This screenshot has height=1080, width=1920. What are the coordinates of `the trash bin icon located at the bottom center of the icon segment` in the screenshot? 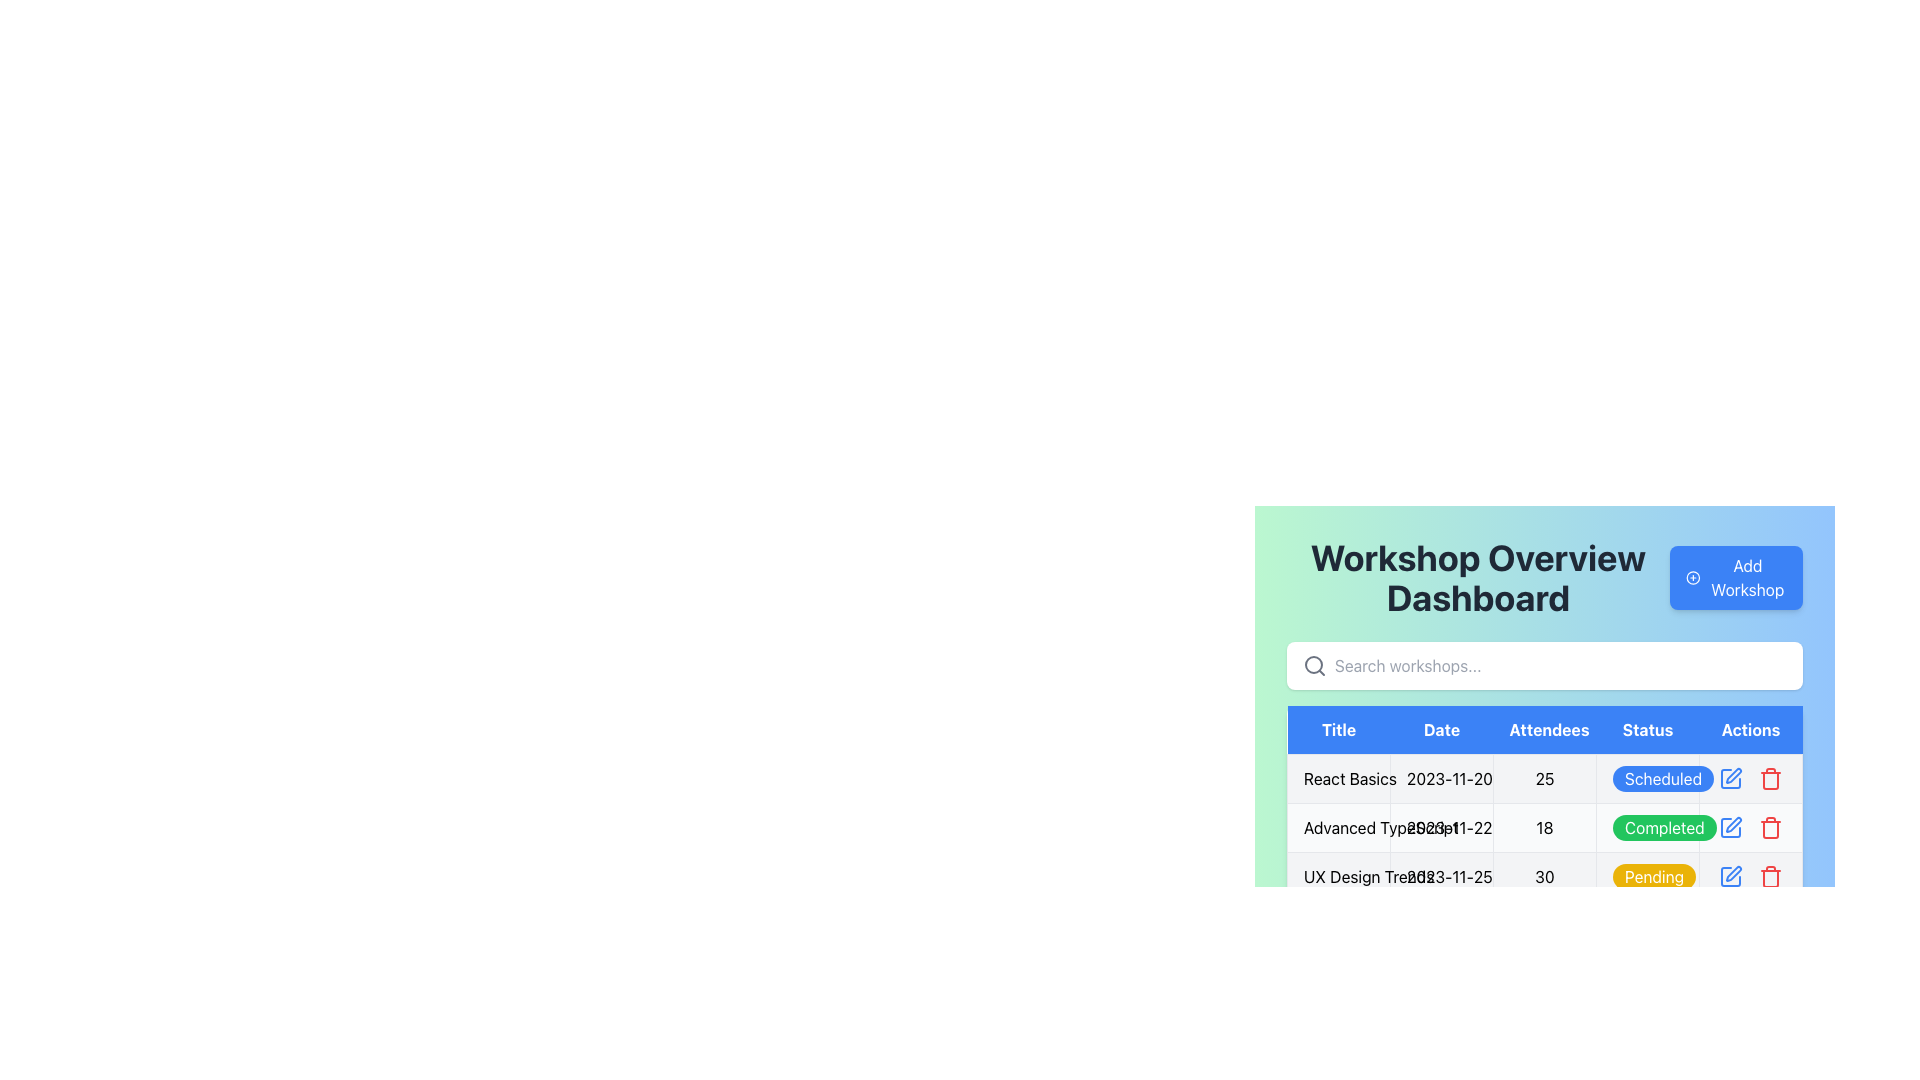 It's located at (1771, 779).